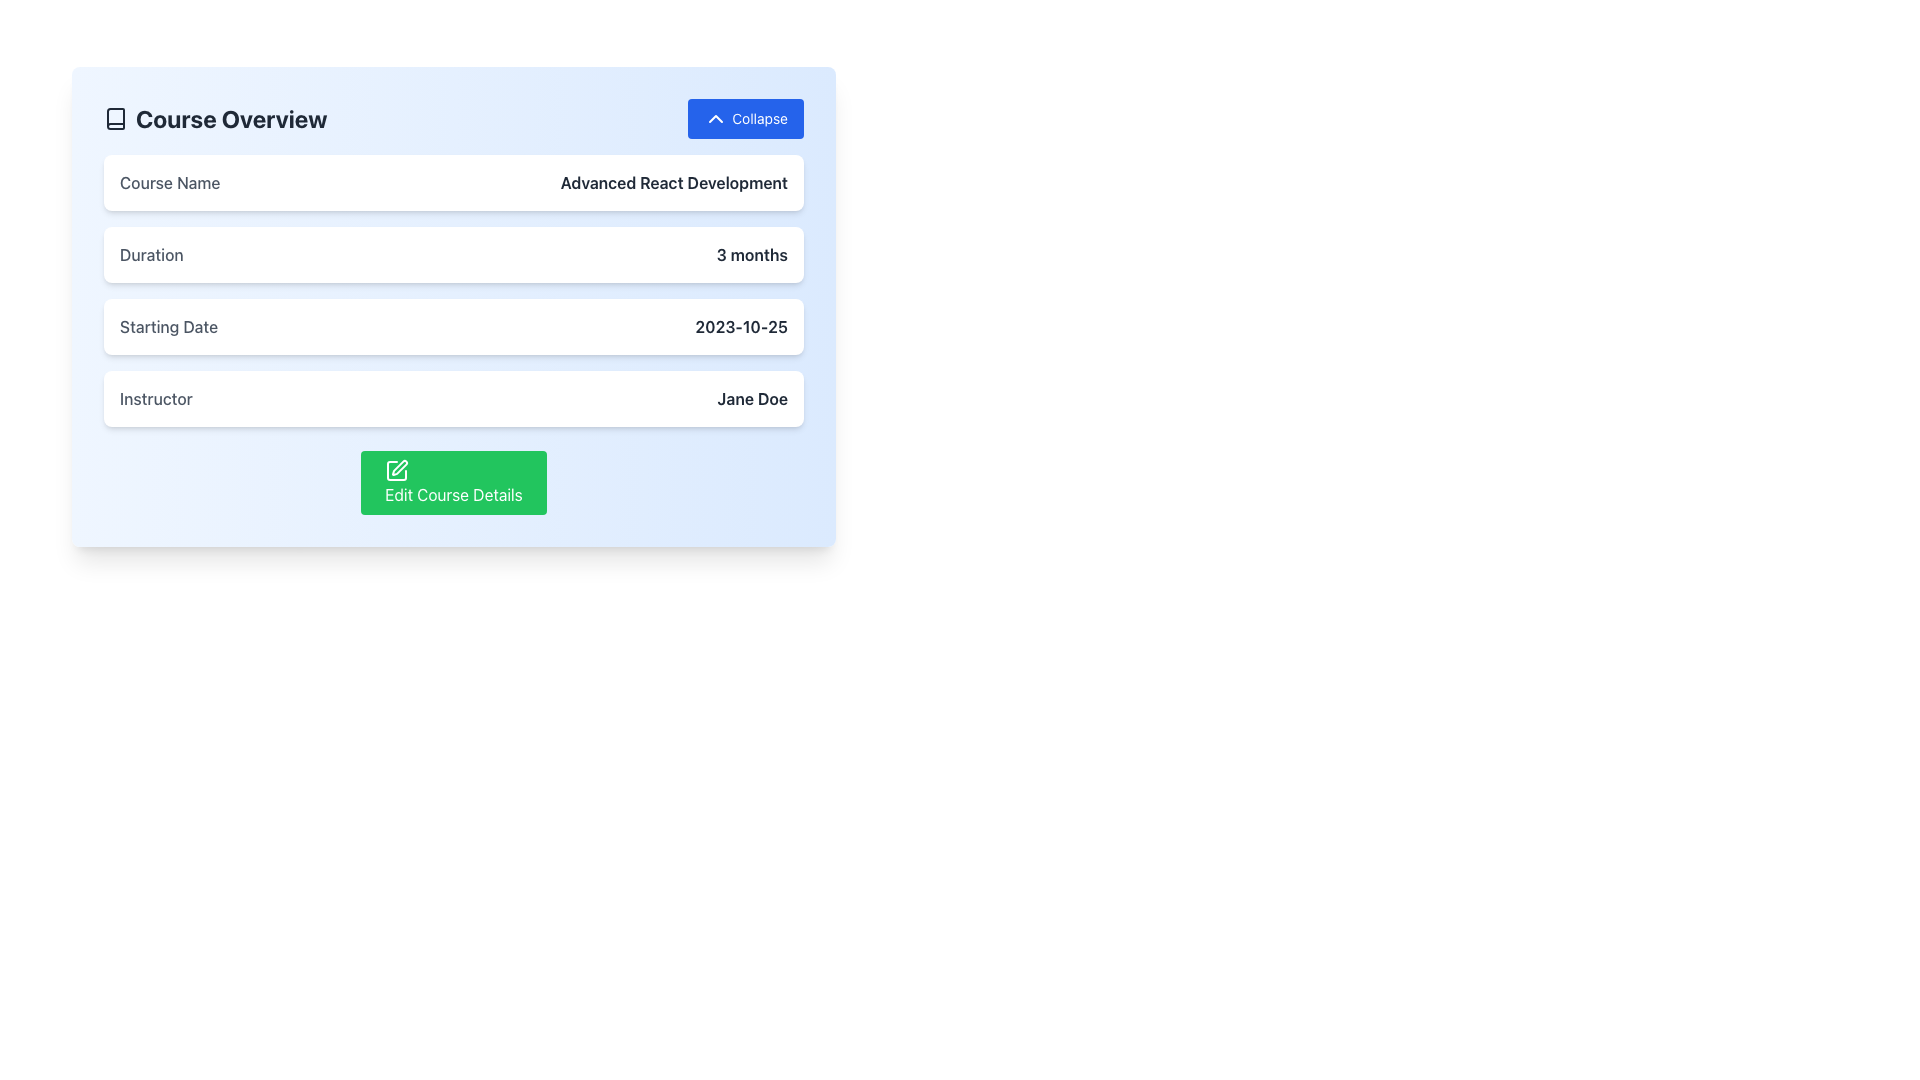 This screenshot has height=1080, width=1920. Describe the element at coordinates (745, 119) in the screenshot. I see `the rectangular blue button labeled 'Collapse' with a white text and an upward-pointing chevron icon, located on the right side of the 'Course Overview' header` at that location.